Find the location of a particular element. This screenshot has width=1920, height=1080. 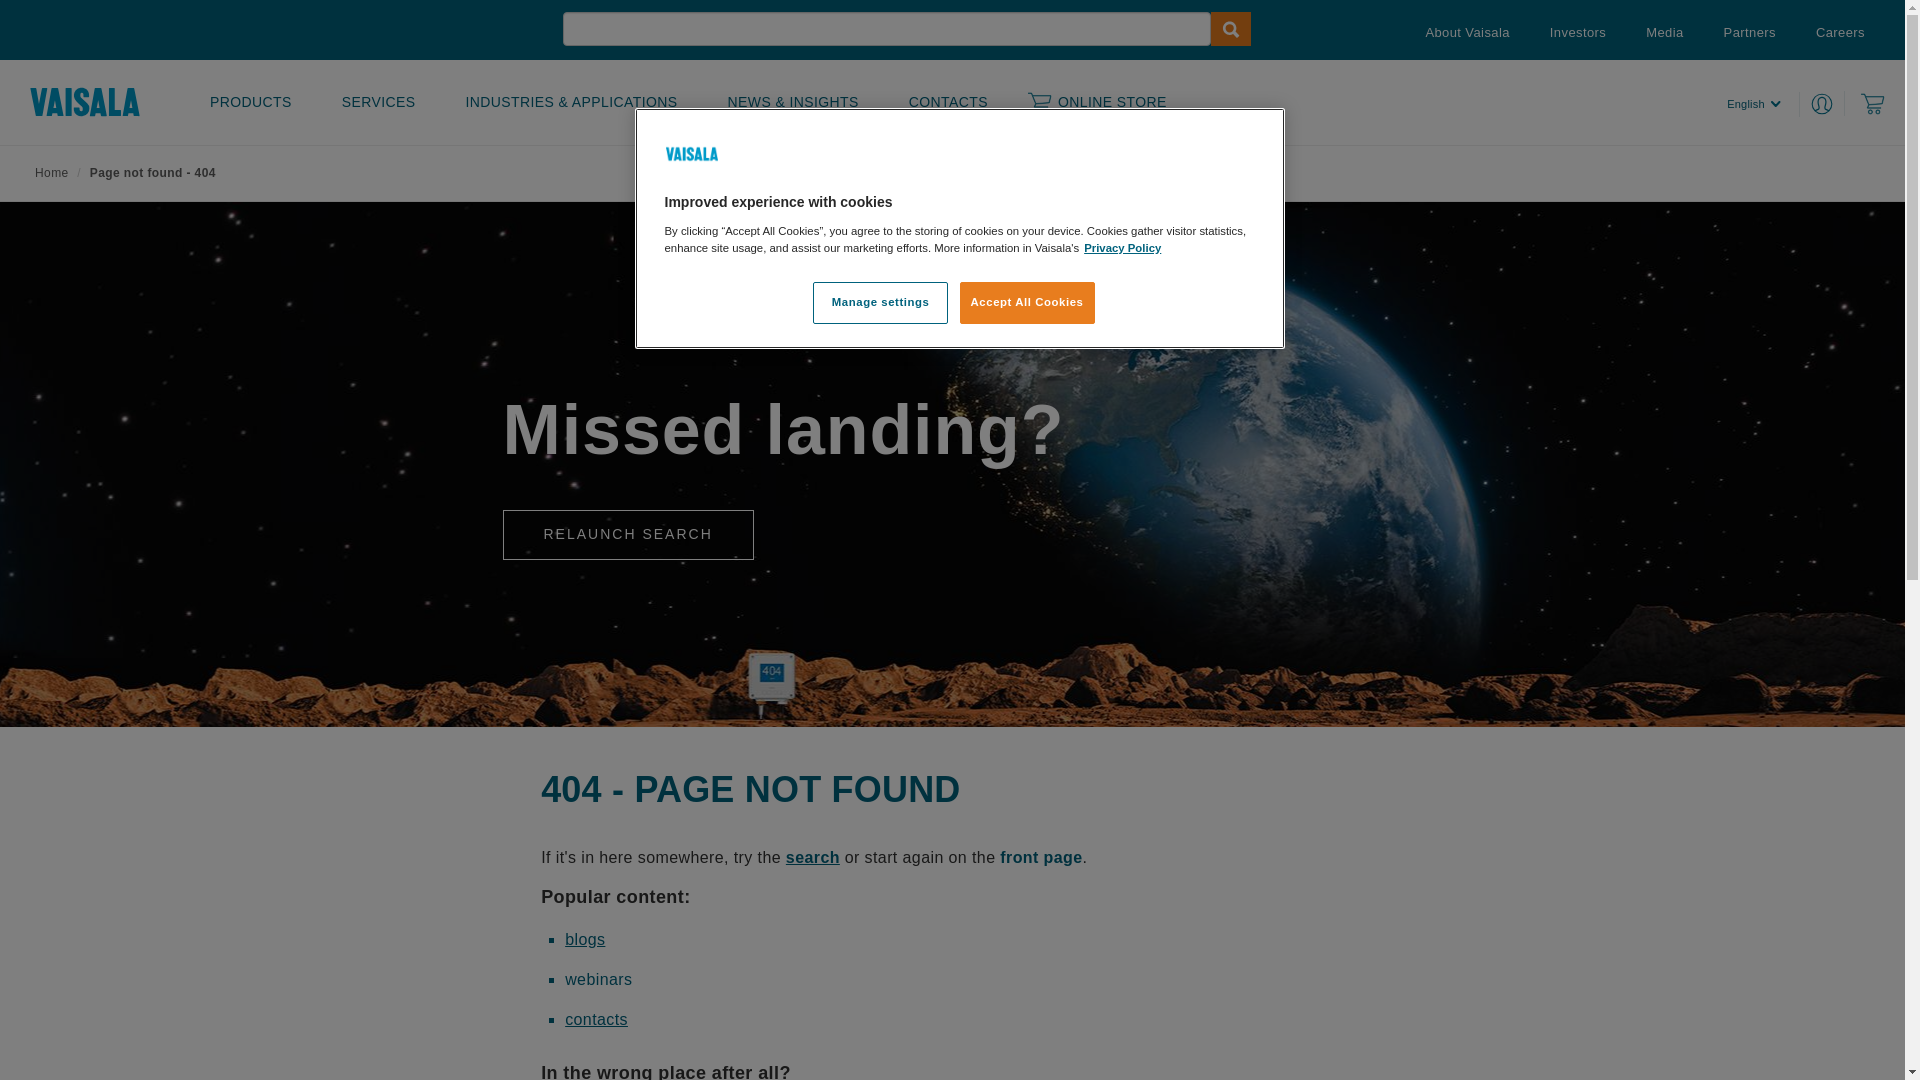

'CONTACTS' is located at coordinates (947, 102).